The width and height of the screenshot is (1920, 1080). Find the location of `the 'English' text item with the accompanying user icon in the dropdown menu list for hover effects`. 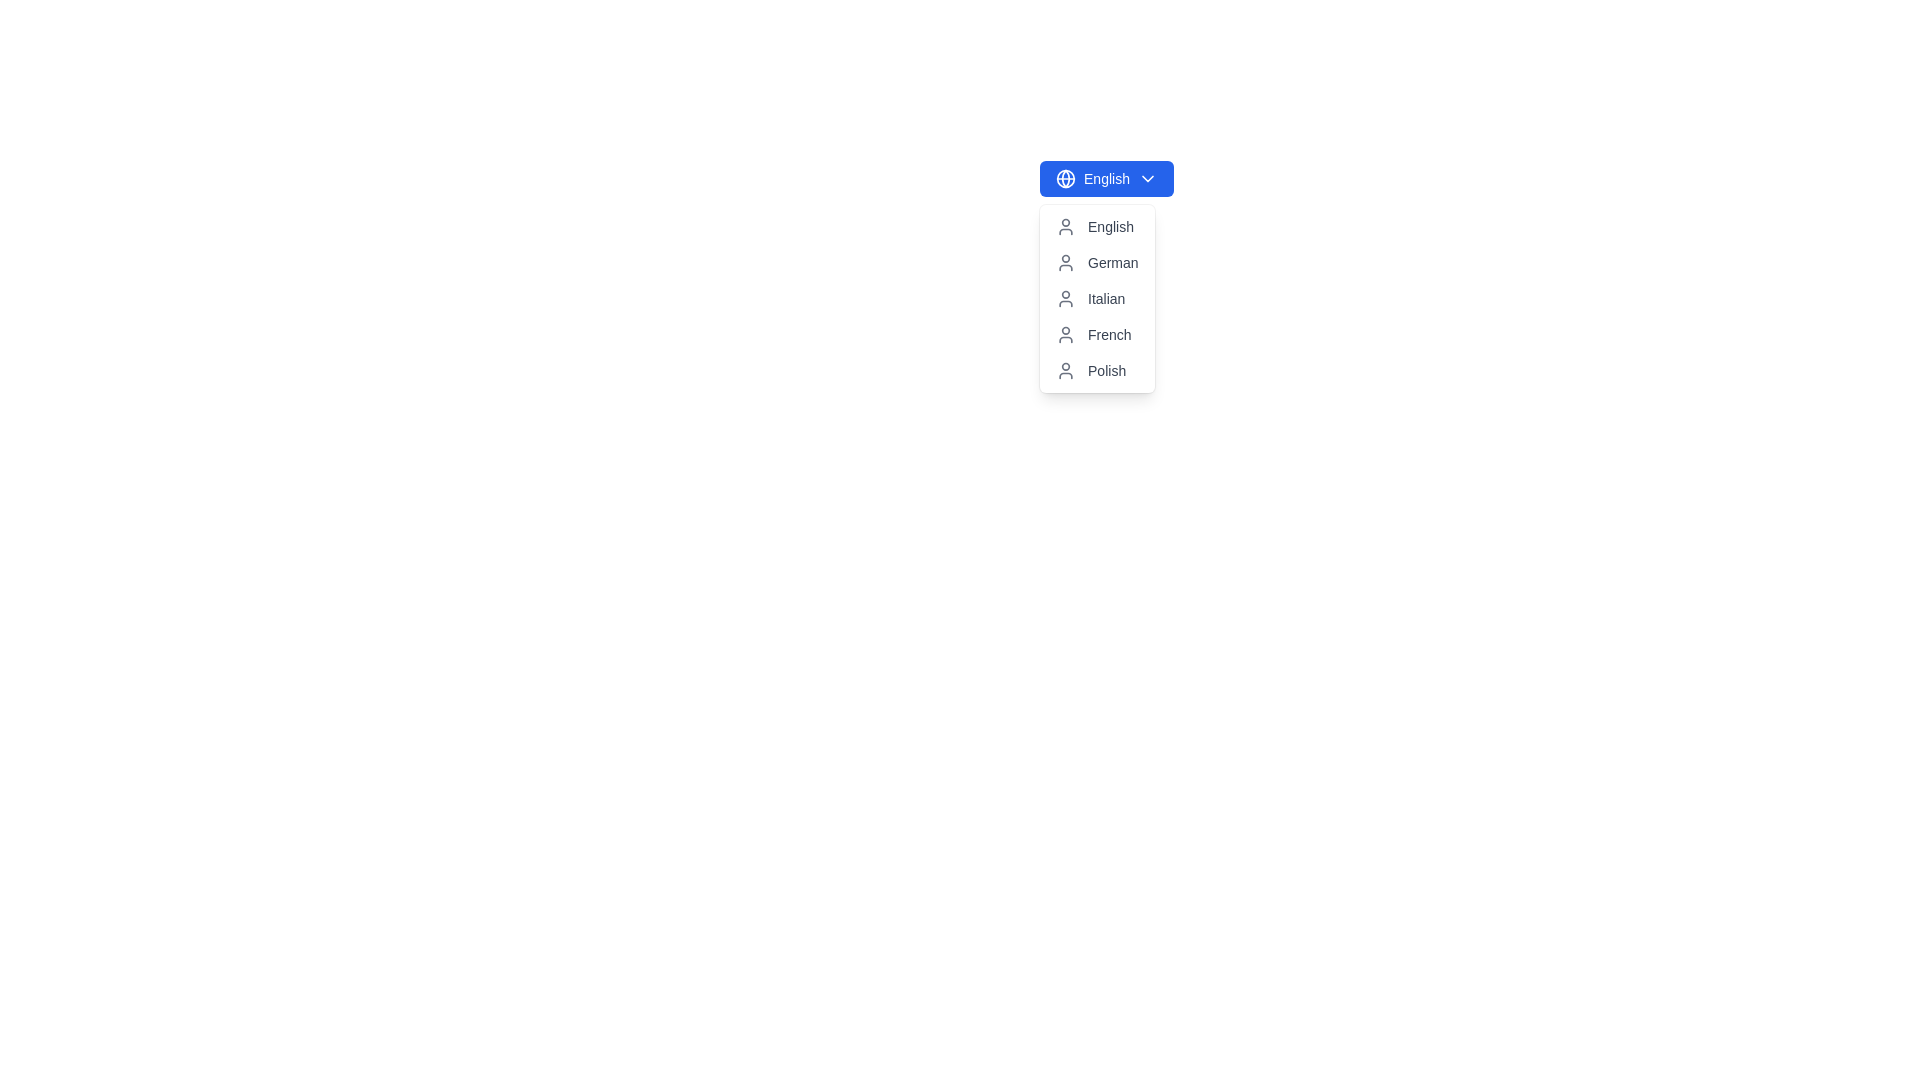

the 'English' text item with the accompanying user icon in the dropdown menu list for hover effects is located at coordinates (1096, 226).